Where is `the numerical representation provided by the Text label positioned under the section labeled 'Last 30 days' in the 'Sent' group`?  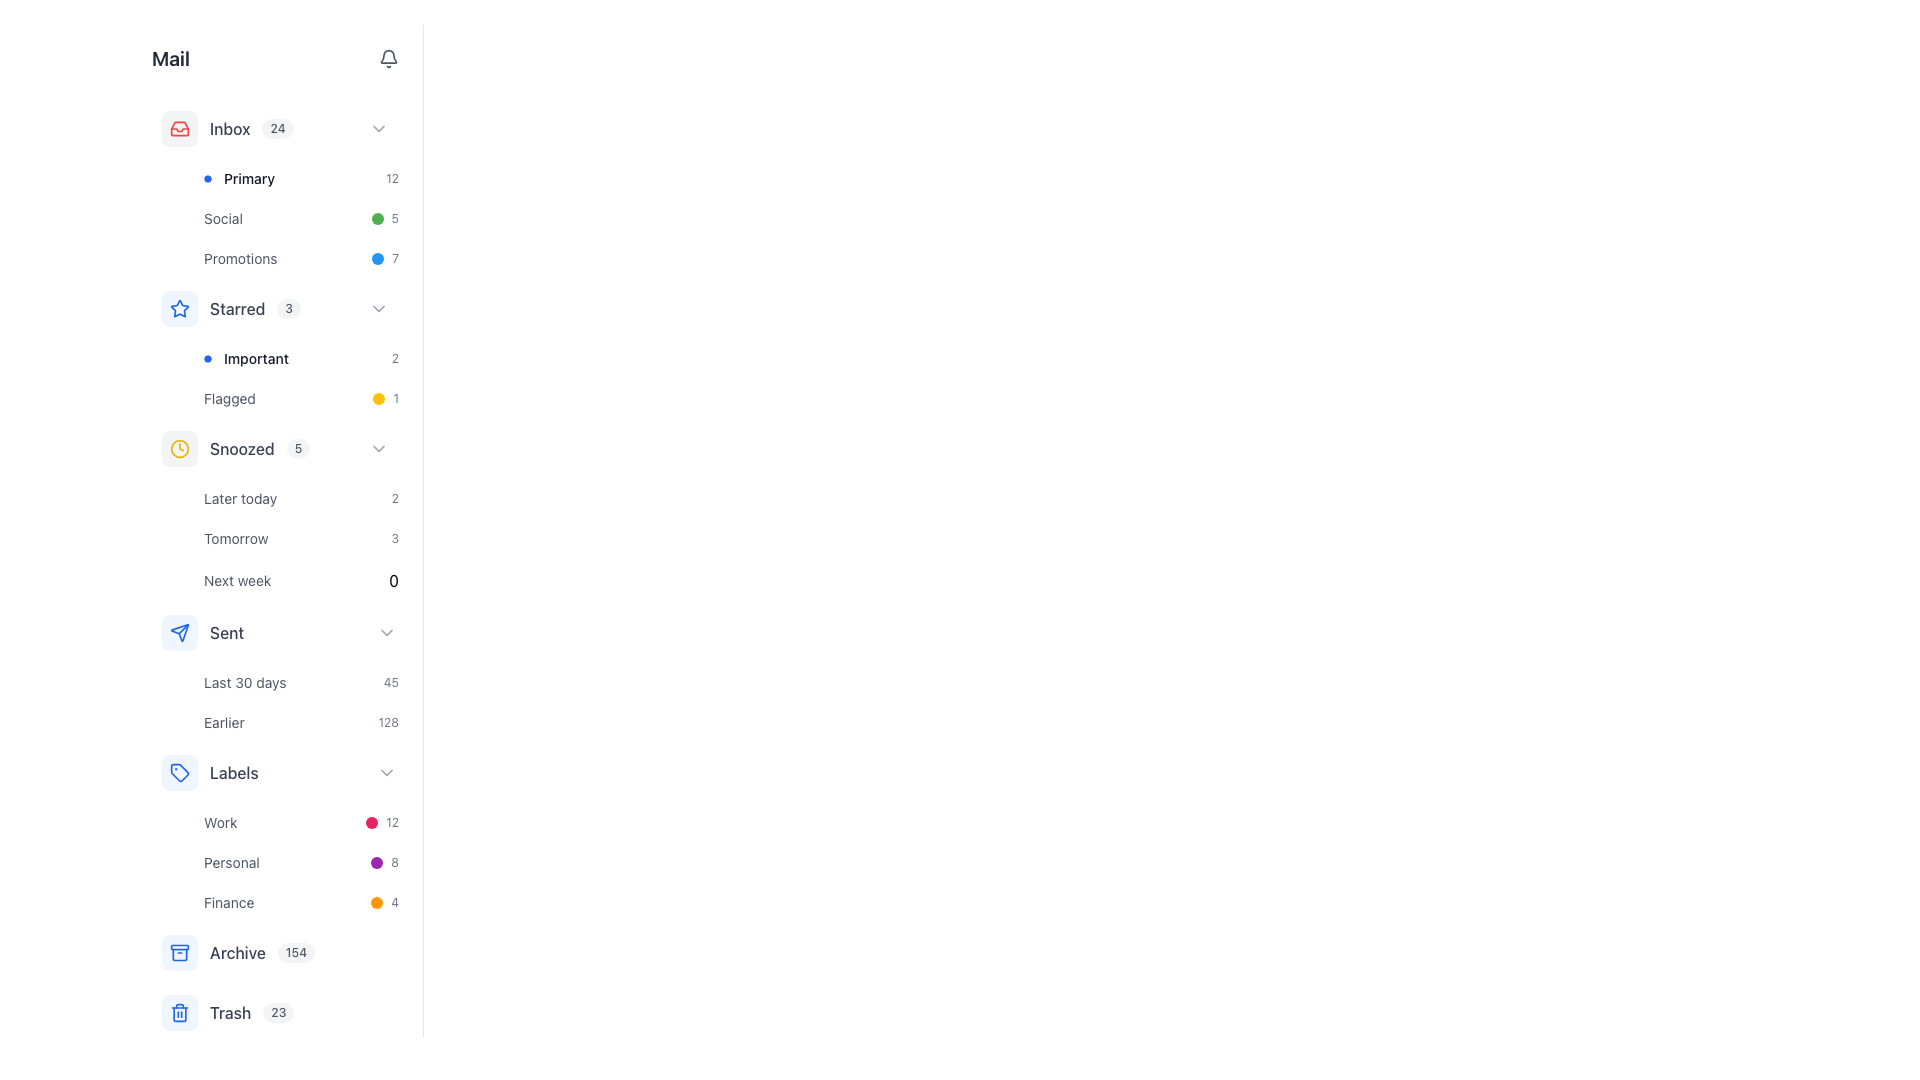
the numerical representation provided by the Text label positioned under the section labeled 'Last 30 days' in the 'Sent' group is located at coordinates (391, 681).